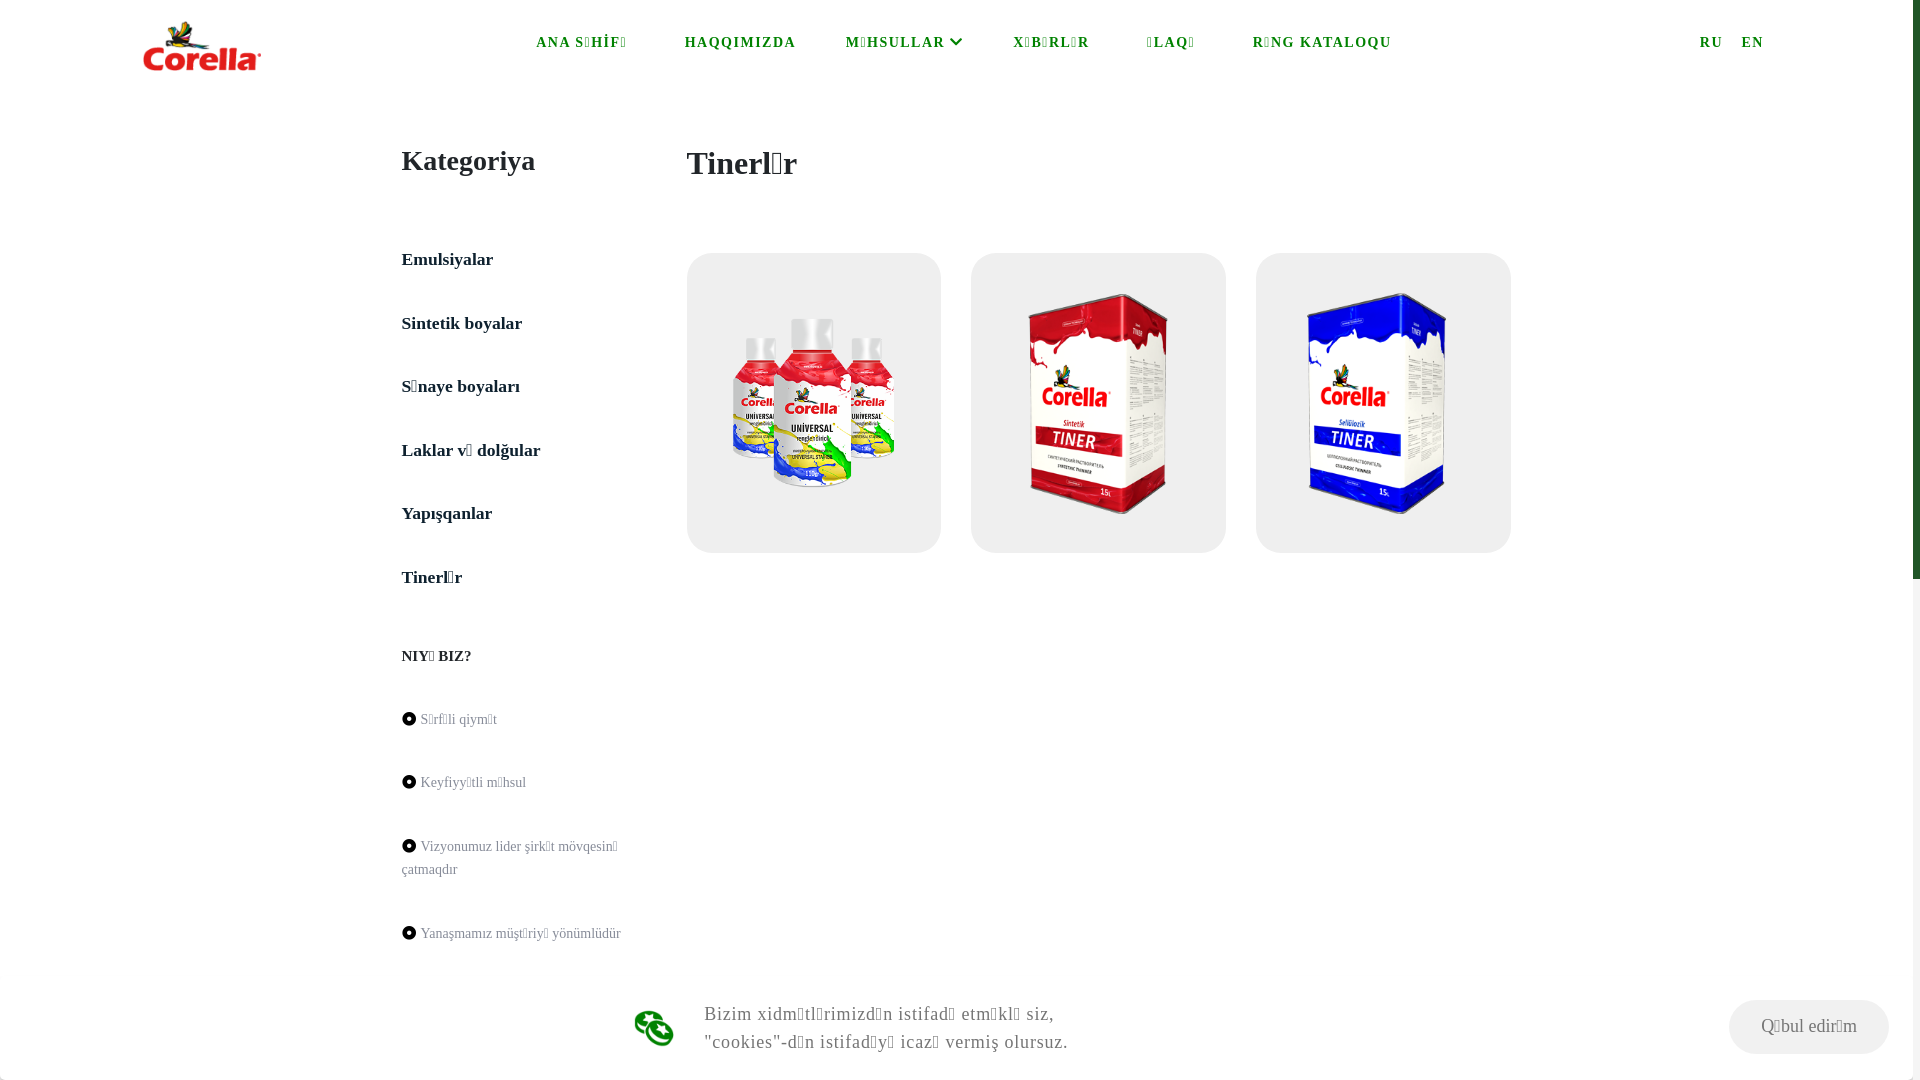 The image size is (1920, 1080). What do you see at coordinates (446, 257) in the screenshot?
I see `'Emulsiyalar'` at bounding box center [446, 257].